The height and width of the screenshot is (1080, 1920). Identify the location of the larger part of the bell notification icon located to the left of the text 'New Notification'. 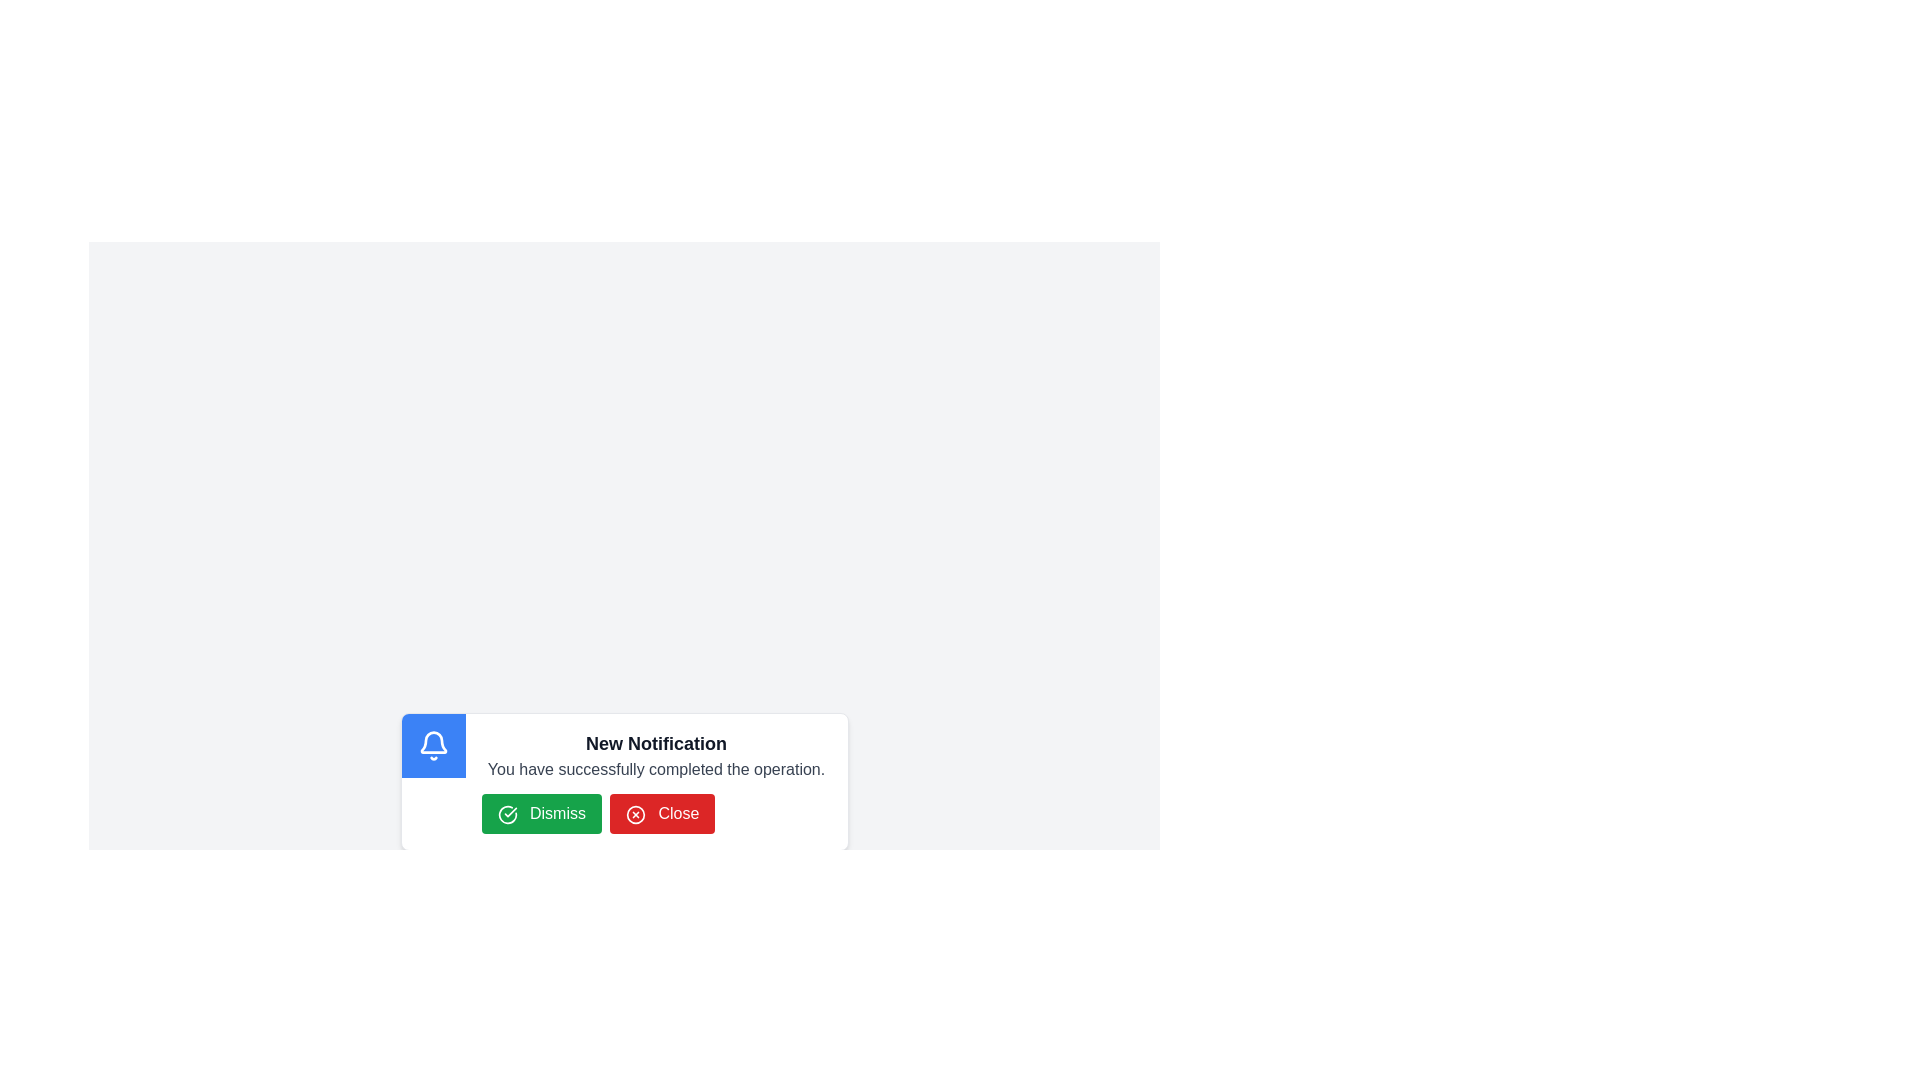
(432, 742).